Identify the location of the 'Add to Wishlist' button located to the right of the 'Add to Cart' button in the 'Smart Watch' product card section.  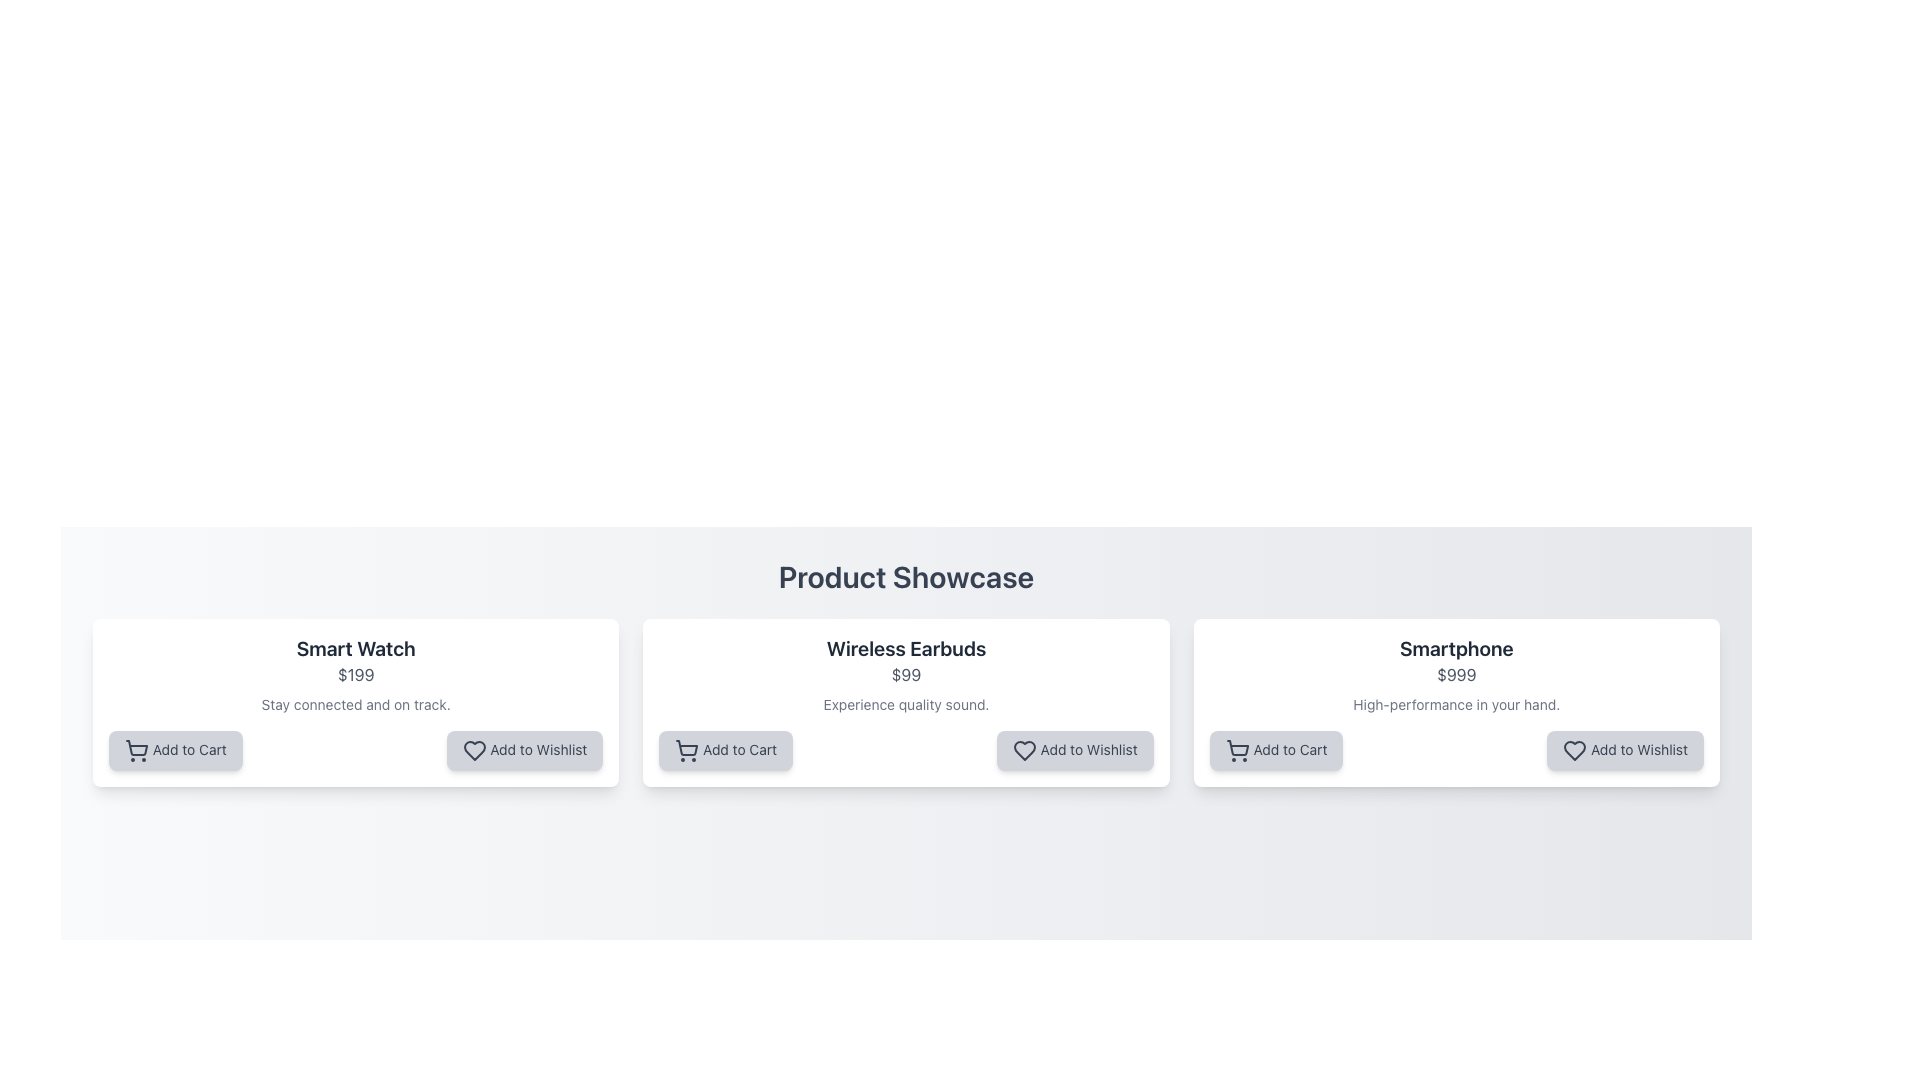
(524, 751).